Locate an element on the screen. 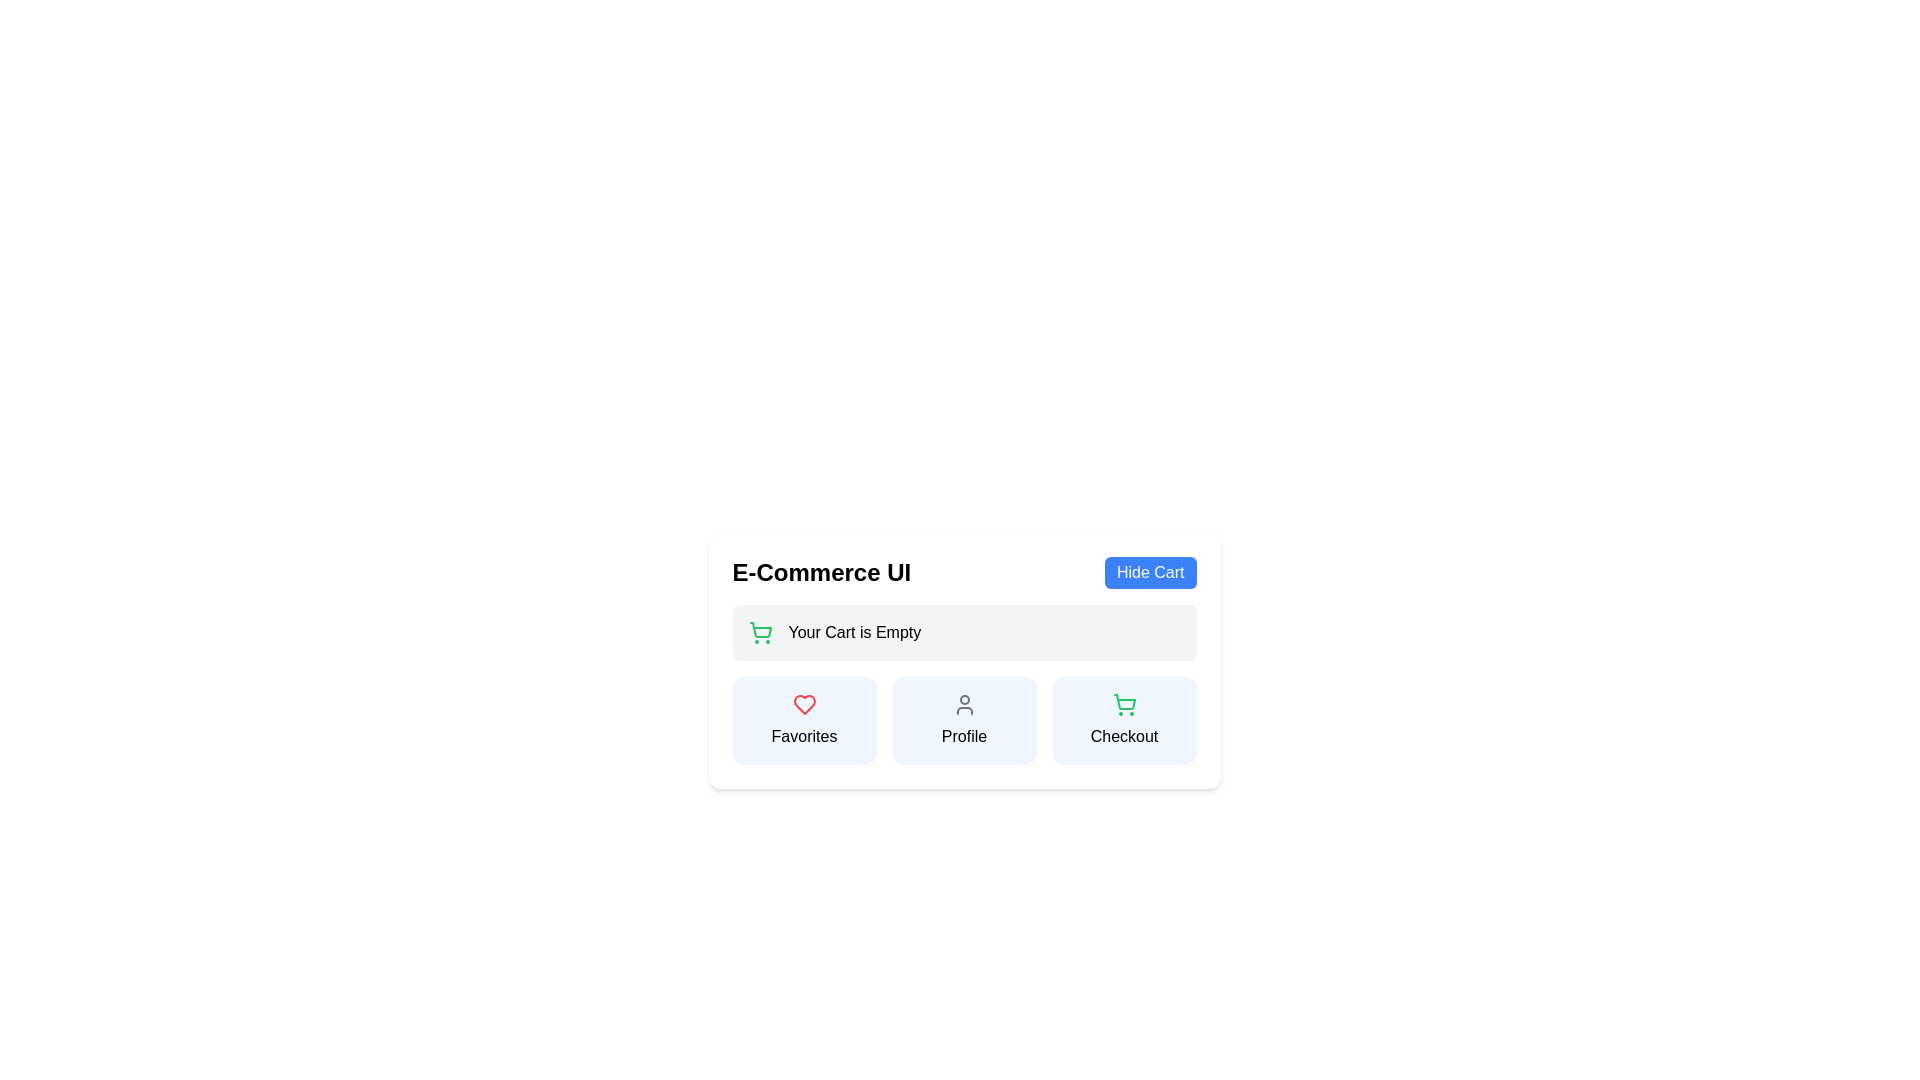 The height and width of the screenshot is (1080, 1920). the heart icon filled with red color, representing the 'favorite' feature, which is the first icon in a row of three icons is located at coordinates (804, 704).